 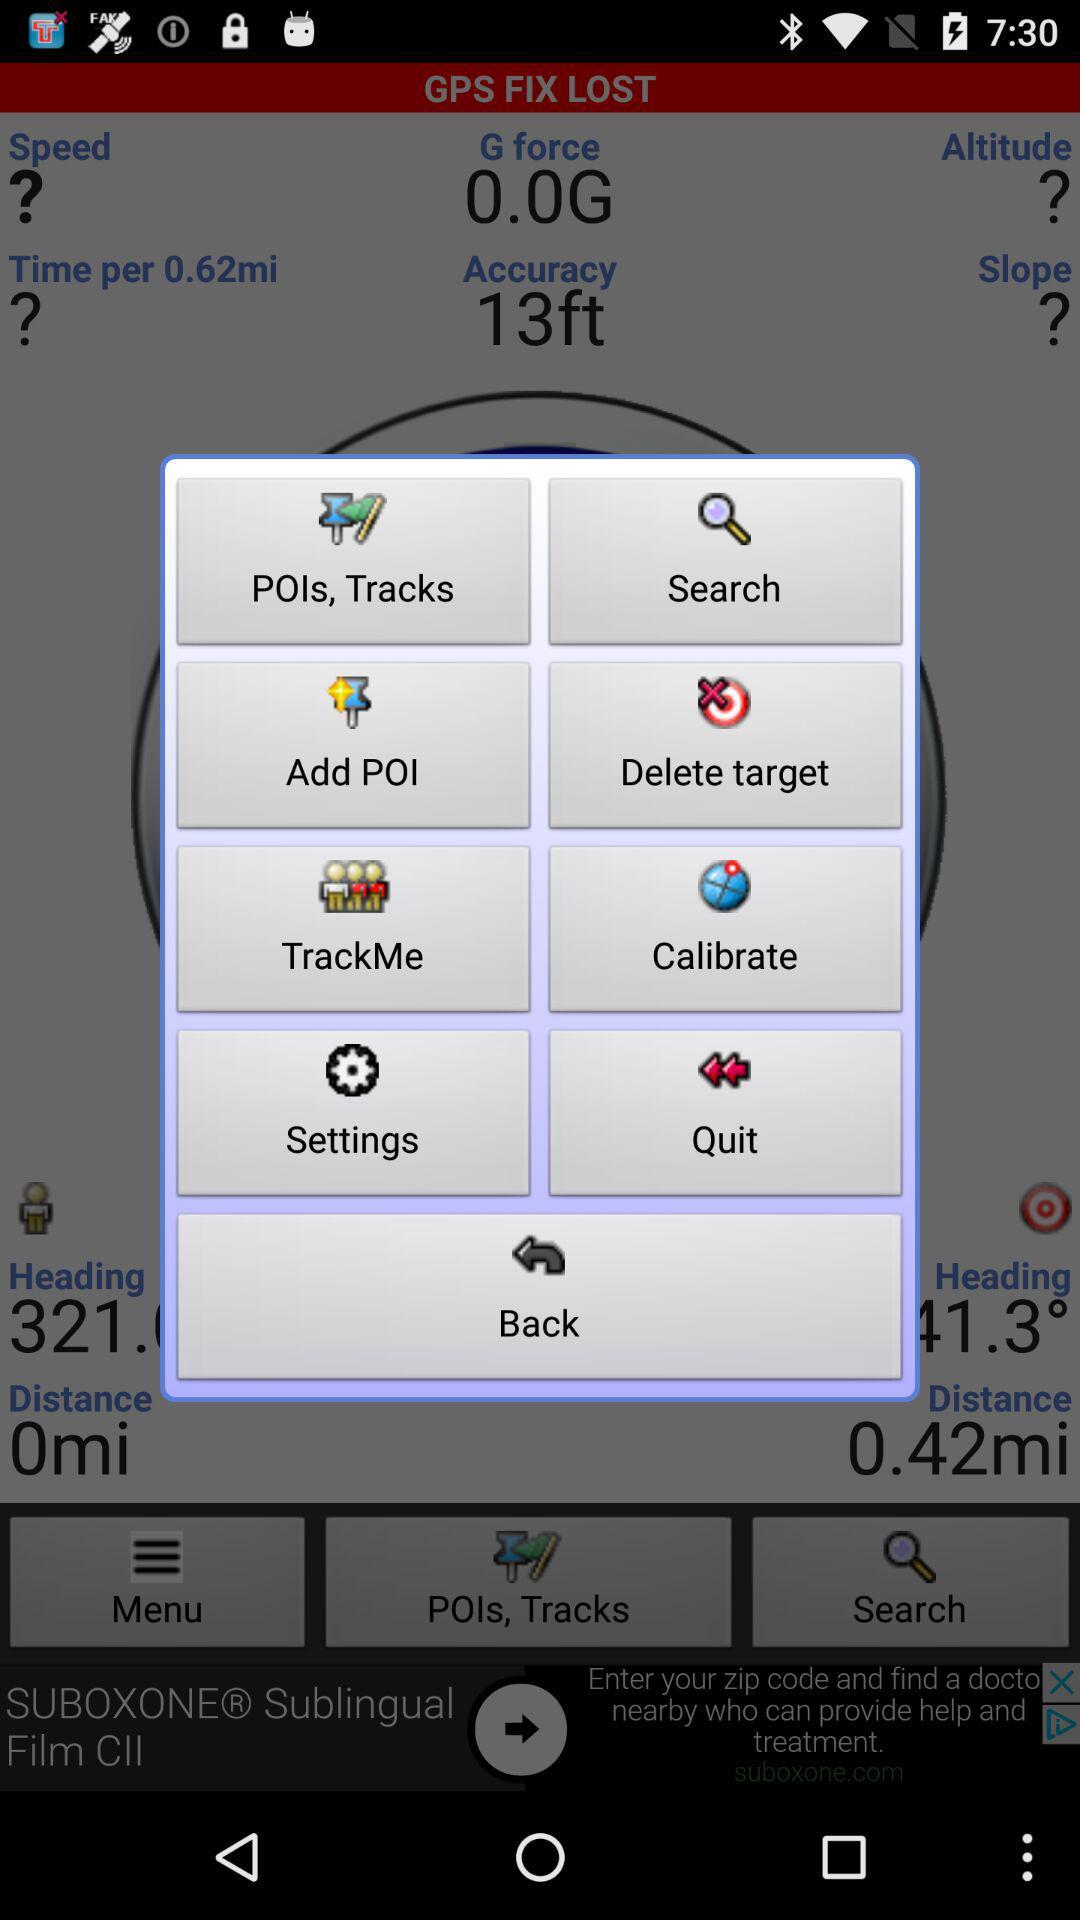 What do you see at coordinates (725, 933) in the screenshot?
I see `icon next to the add poi button` at bounding box center [725, 933].